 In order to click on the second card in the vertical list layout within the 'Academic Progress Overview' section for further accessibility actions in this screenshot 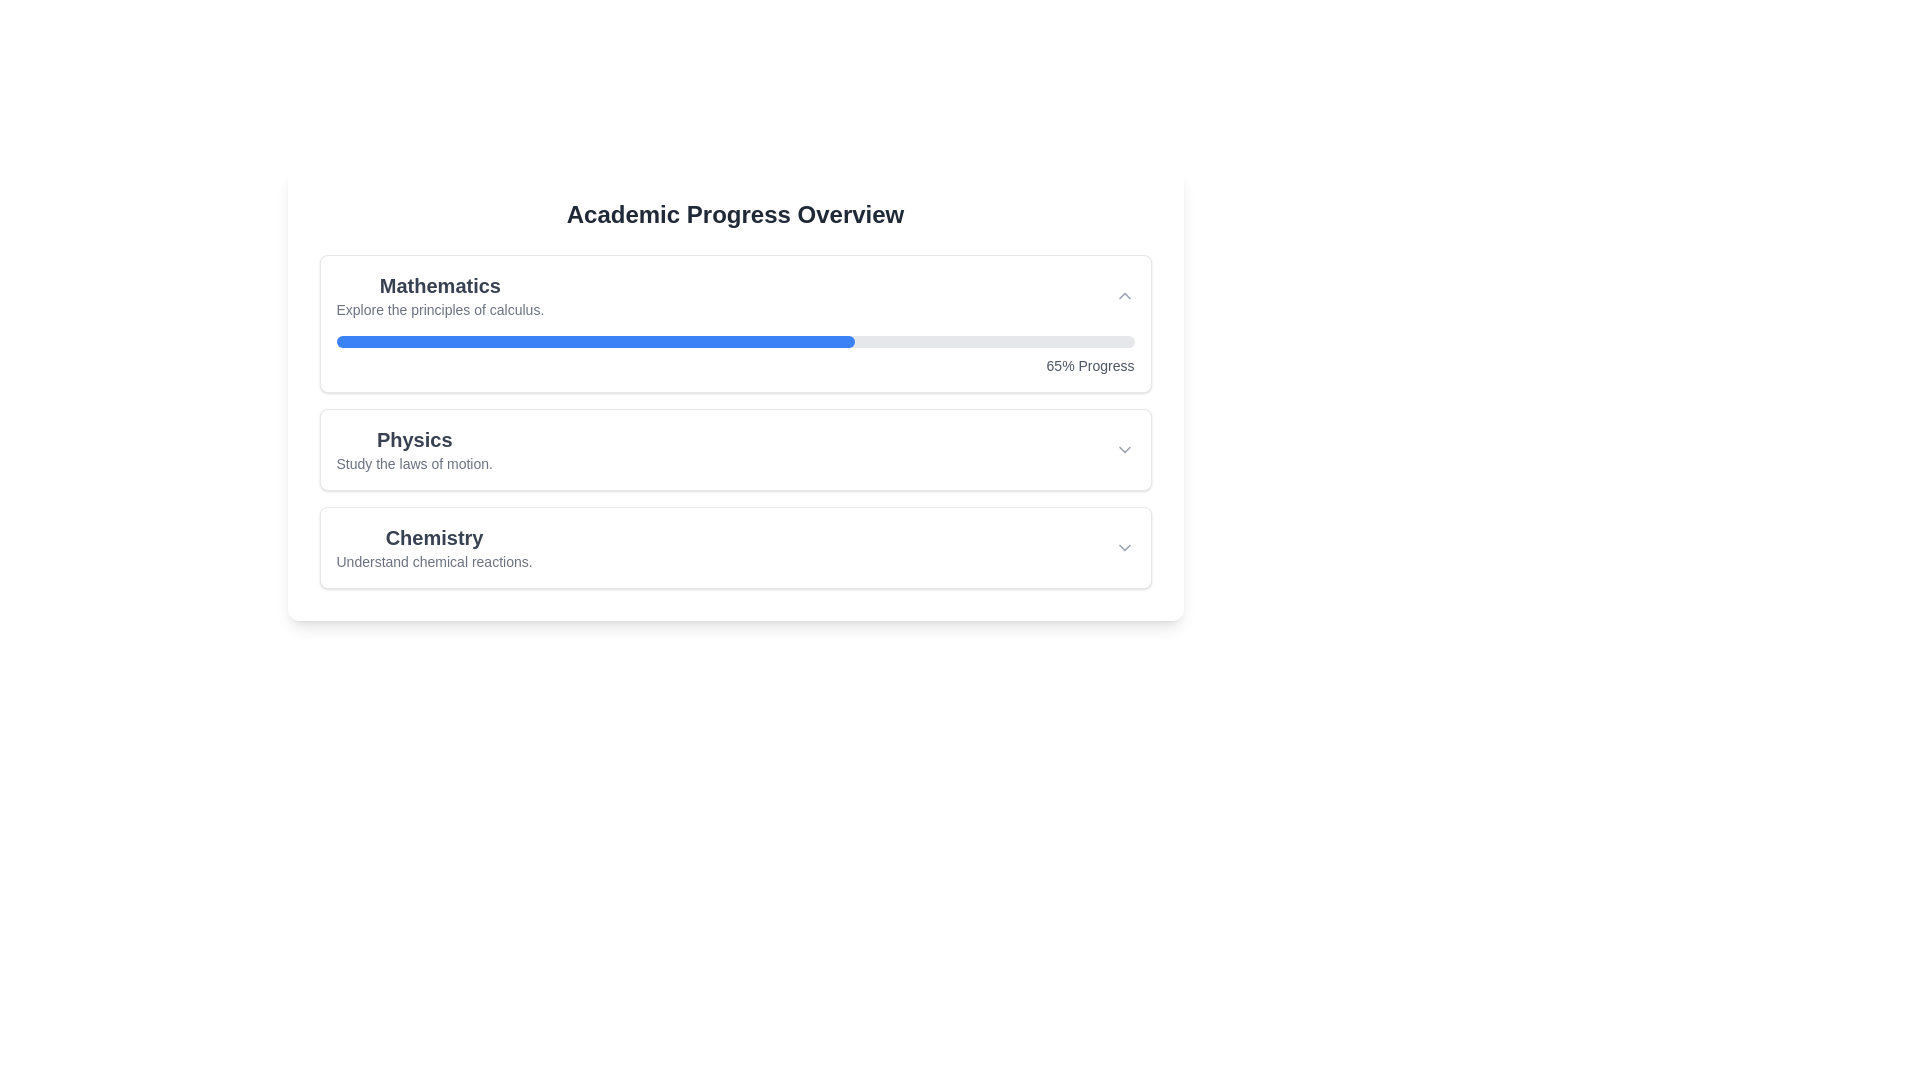, I will do `click(734, 420)`.